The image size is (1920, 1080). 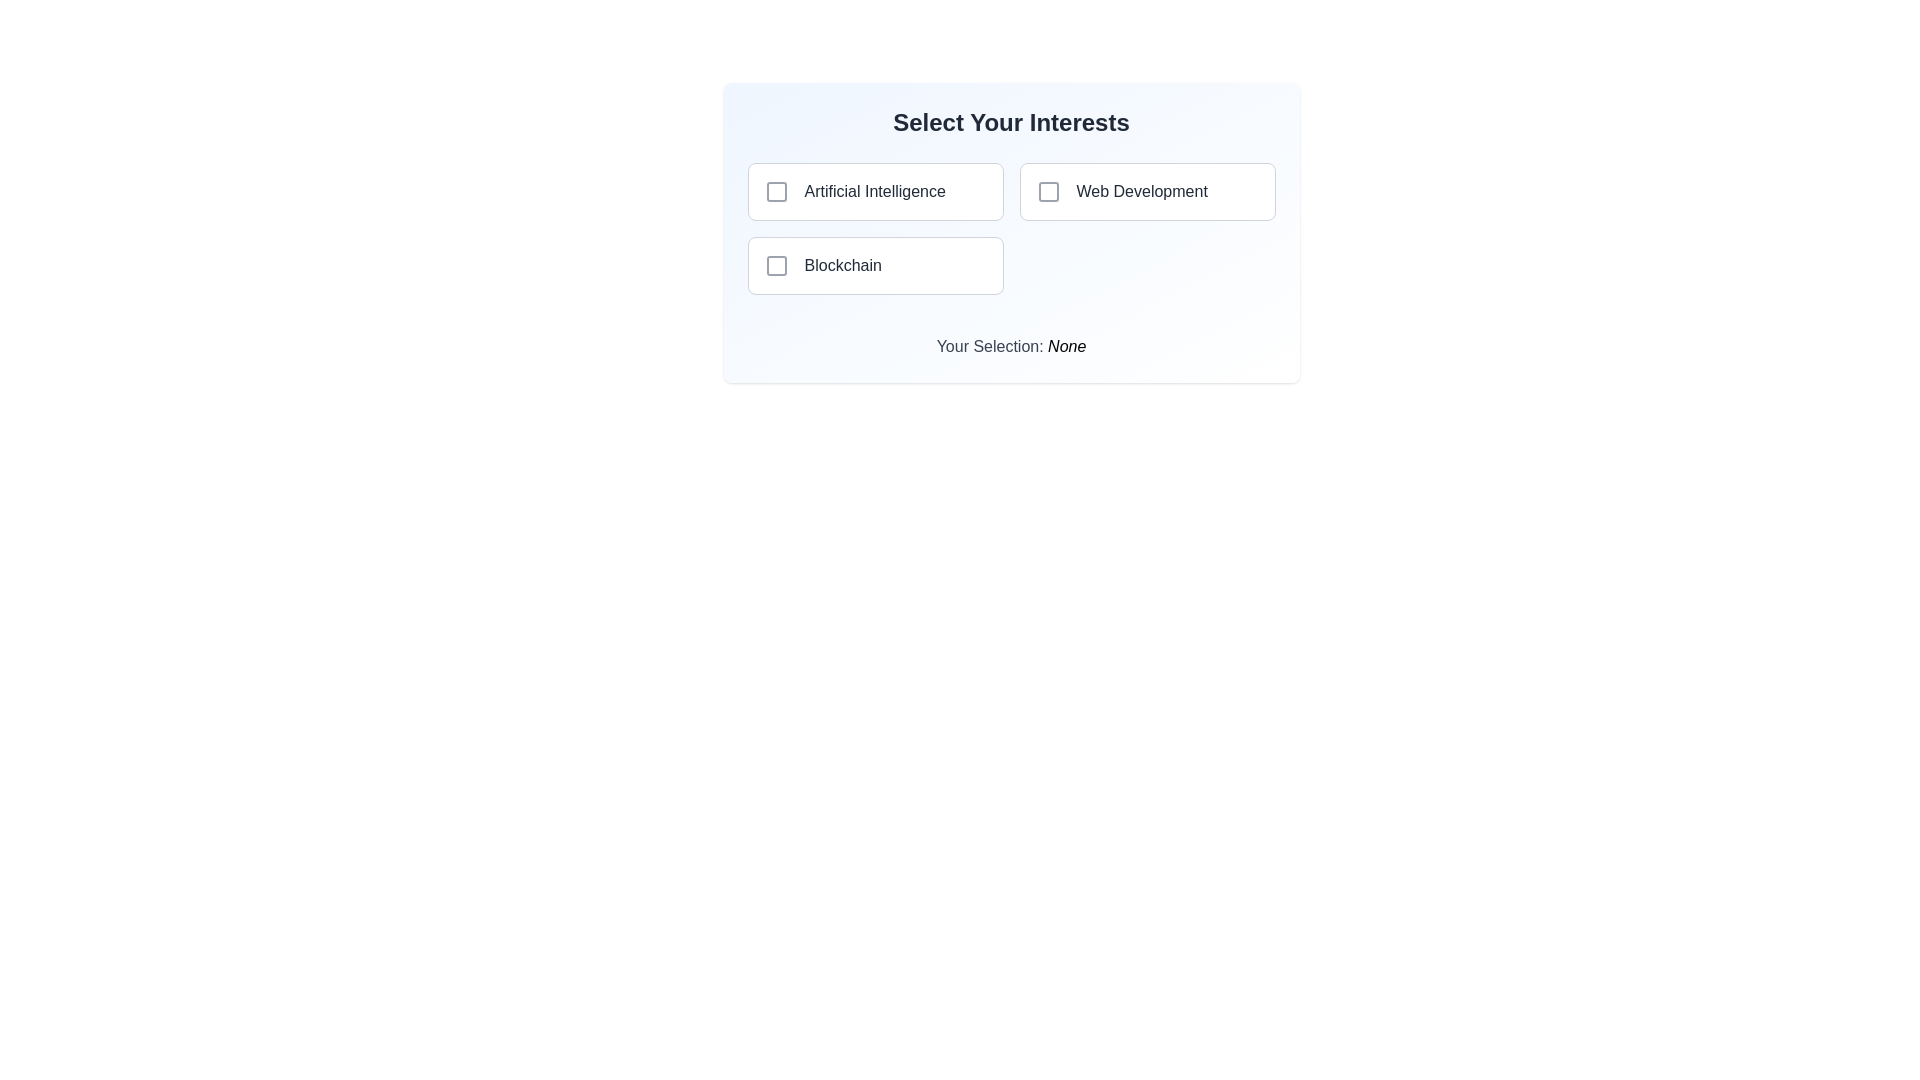 What do you see at coordinates (1047, 192) in the screenshot?
I see `the checkbox for the 'Web Development' option` at bounding box center [1047, 192].